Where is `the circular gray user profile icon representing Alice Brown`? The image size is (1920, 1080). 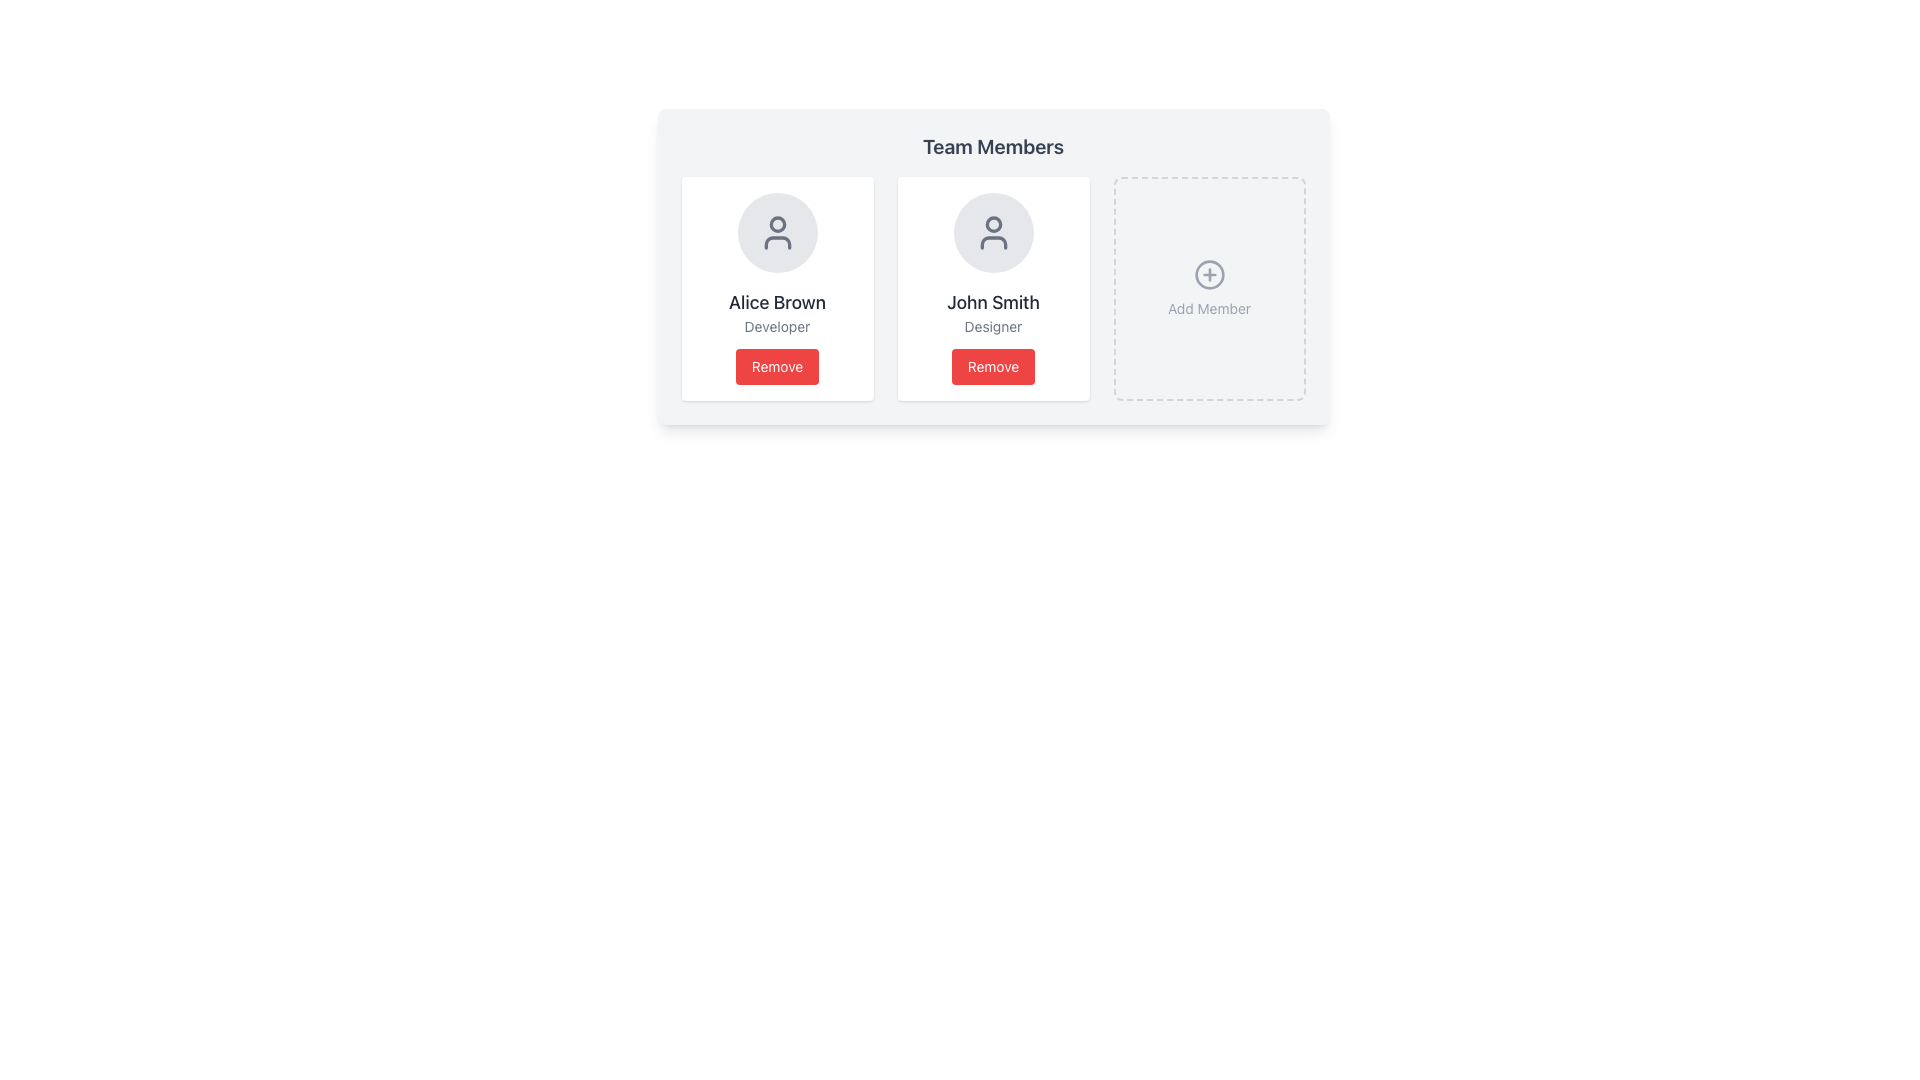 the circular gray user profile icon representing Alice Brown is located at coordinates (776, 231).